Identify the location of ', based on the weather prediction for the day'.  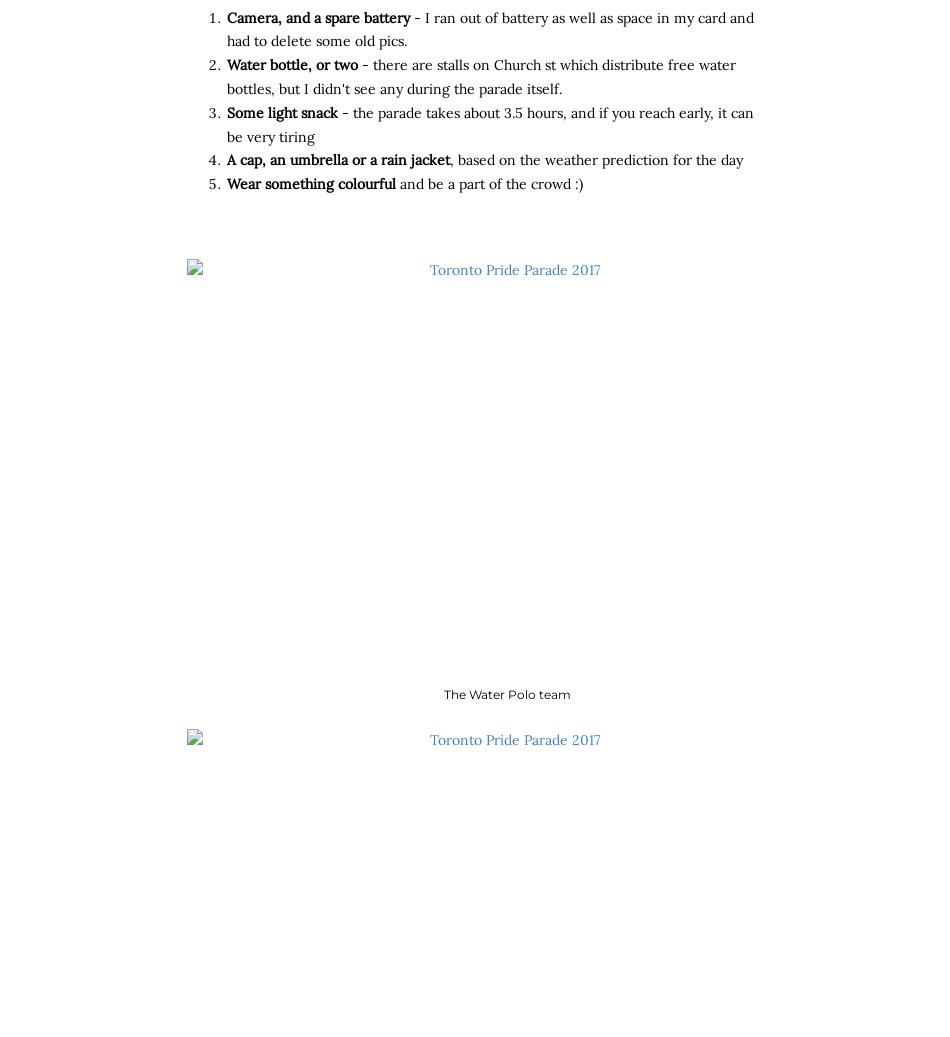
(596, 159).